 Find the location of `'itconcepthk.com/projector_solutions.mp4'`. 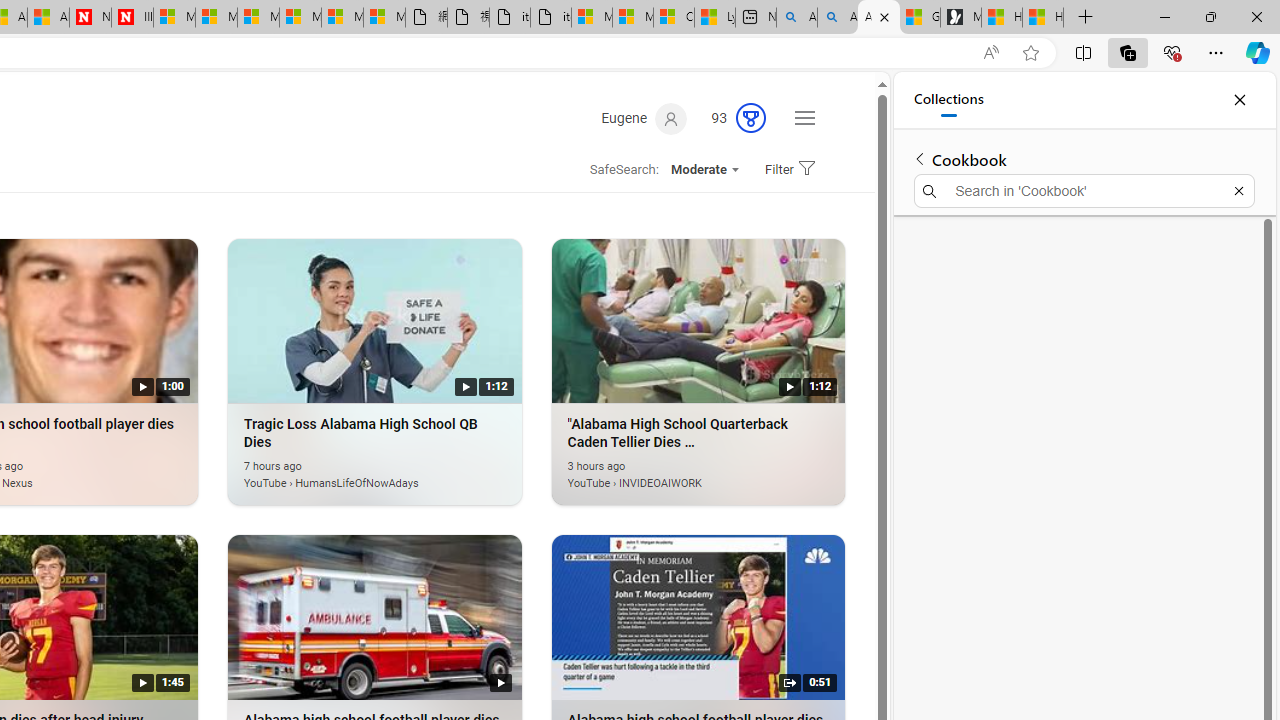

'itconcepthk.com/projector_solutions.mp4' is located at coordinates (551, 17).